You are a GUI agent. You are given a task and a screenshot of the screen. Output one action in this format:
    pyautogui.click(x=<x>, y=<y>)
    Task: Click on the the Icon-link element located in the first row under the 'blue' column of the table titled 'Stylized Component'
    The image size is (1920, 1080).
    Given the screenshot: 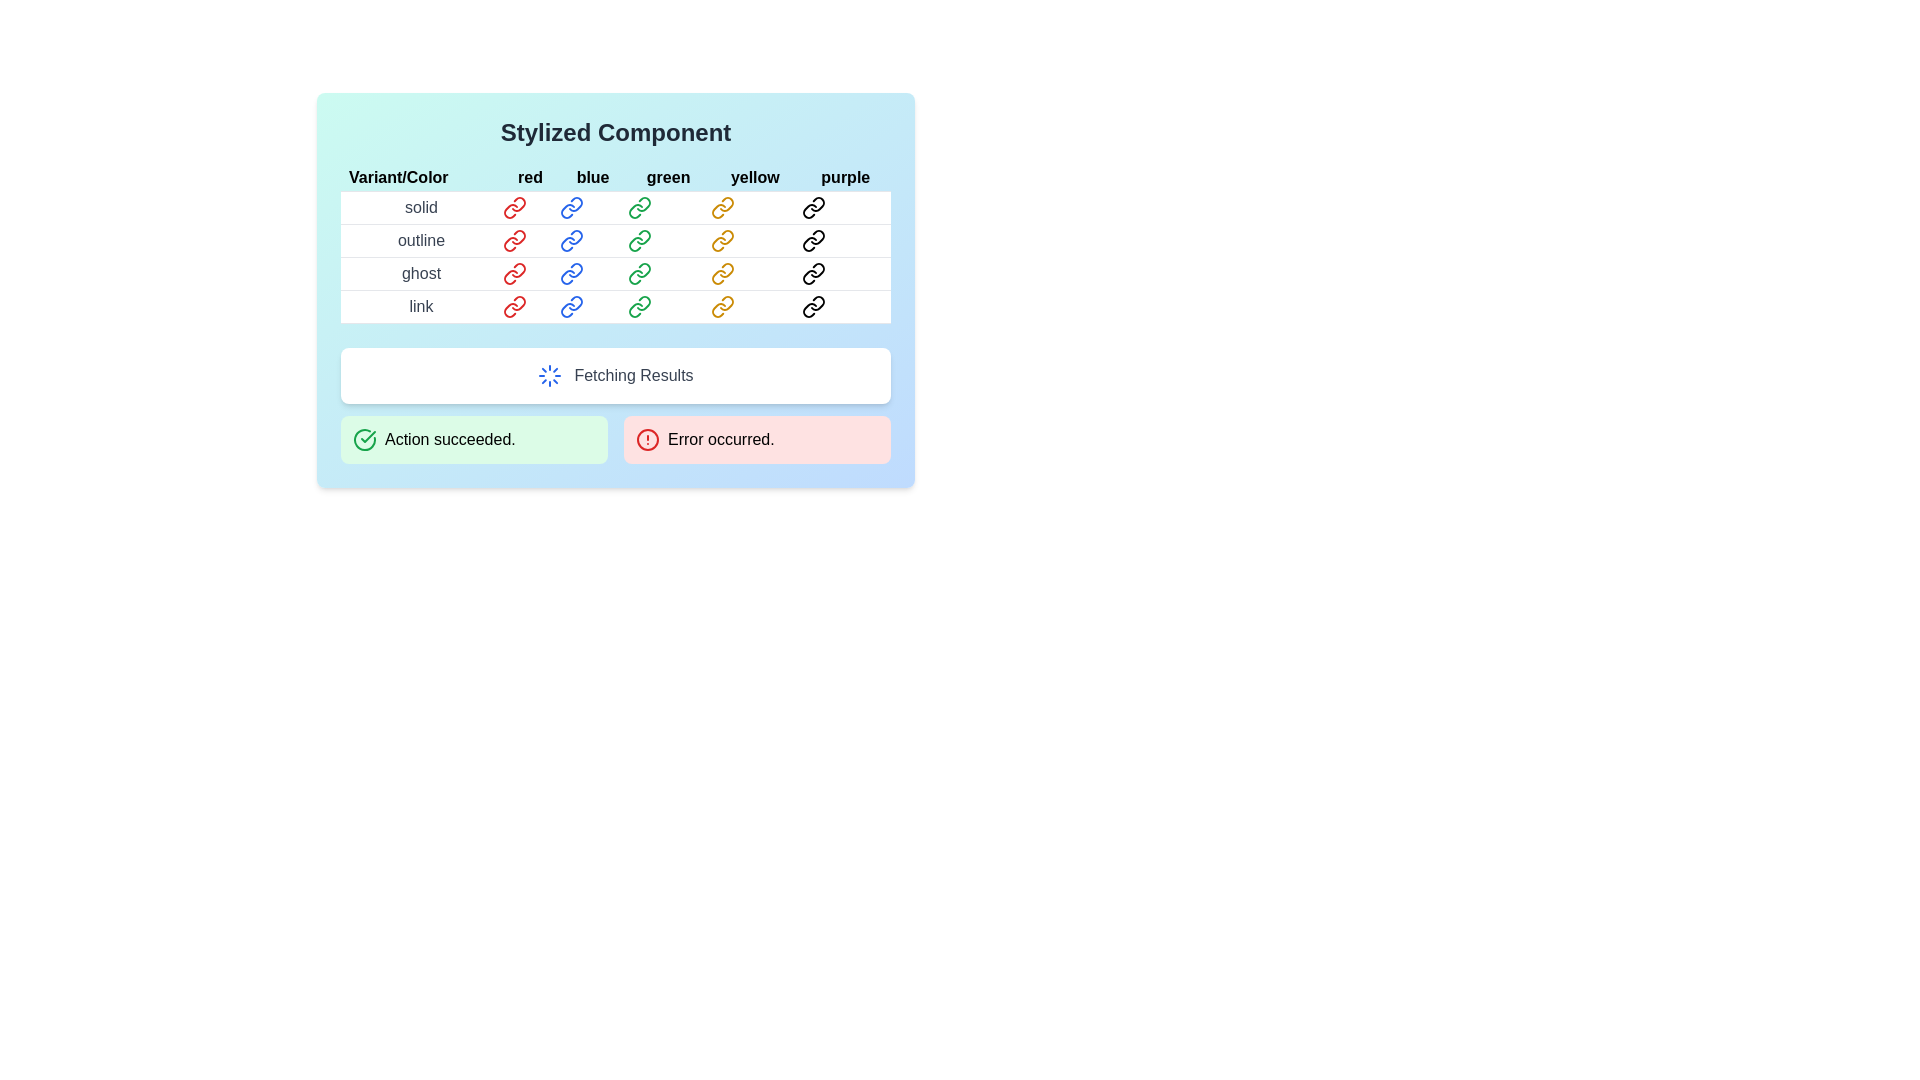 What is the action you would take?
    pyautogui.click(x=570, y=208)
    